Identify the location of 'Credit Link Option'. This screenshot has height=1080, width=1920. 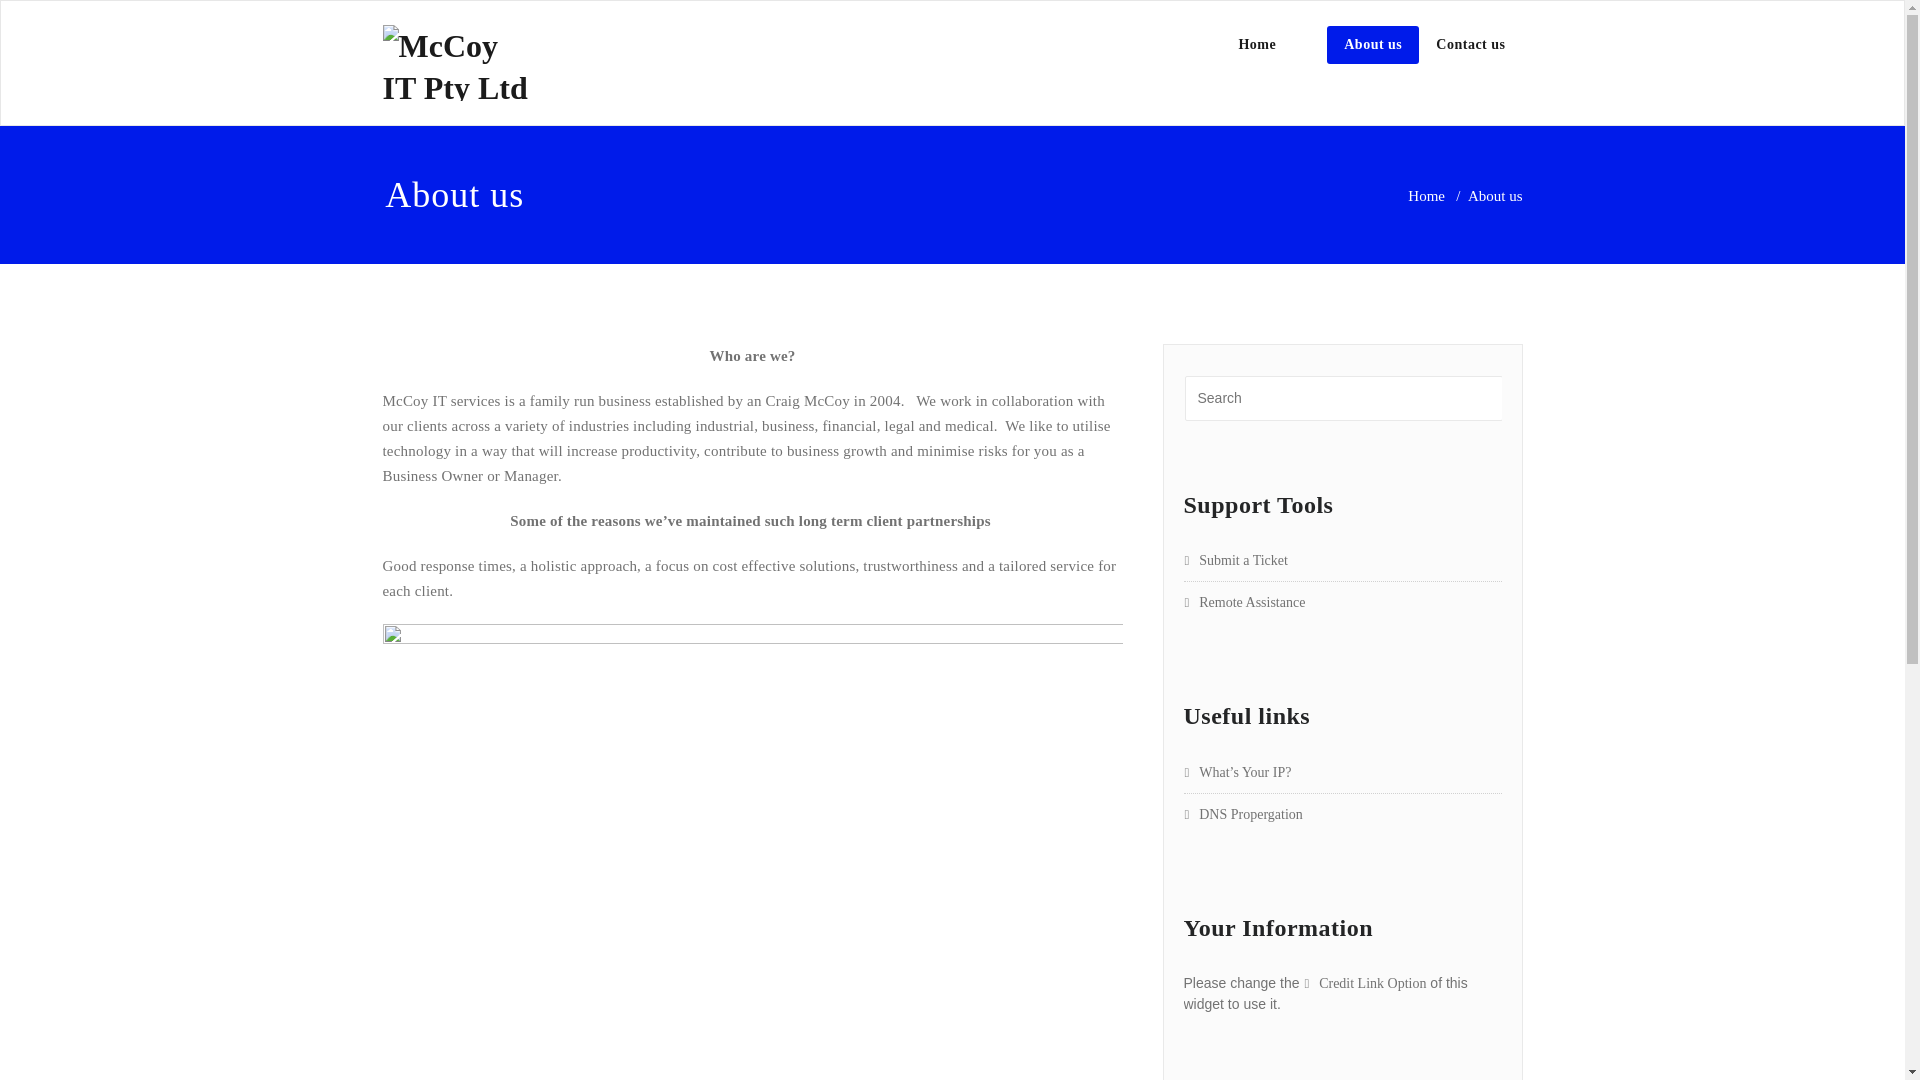
(1363, 982).